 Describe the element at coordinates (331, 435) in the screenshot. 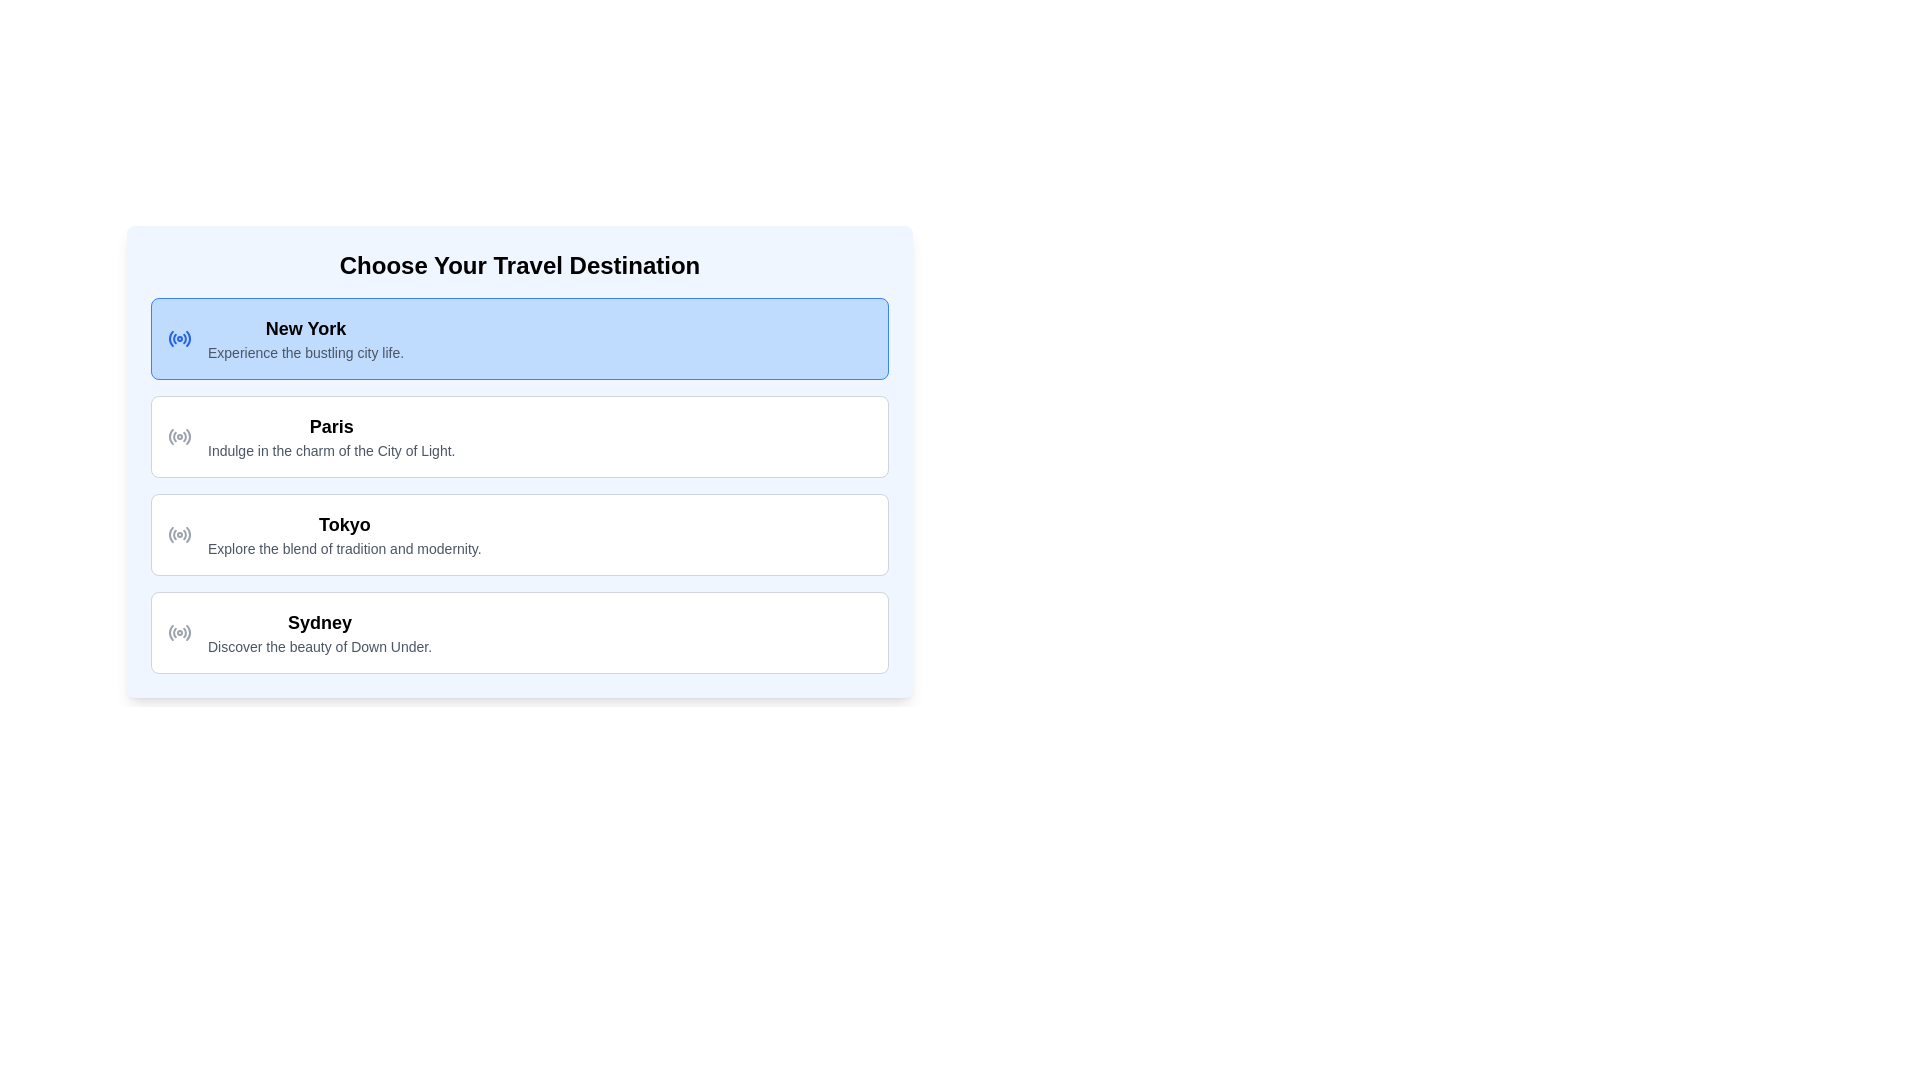

I see `the selectable description for the travel destination 'Paris' located in the second row of the vertical list of destinations` at that location.